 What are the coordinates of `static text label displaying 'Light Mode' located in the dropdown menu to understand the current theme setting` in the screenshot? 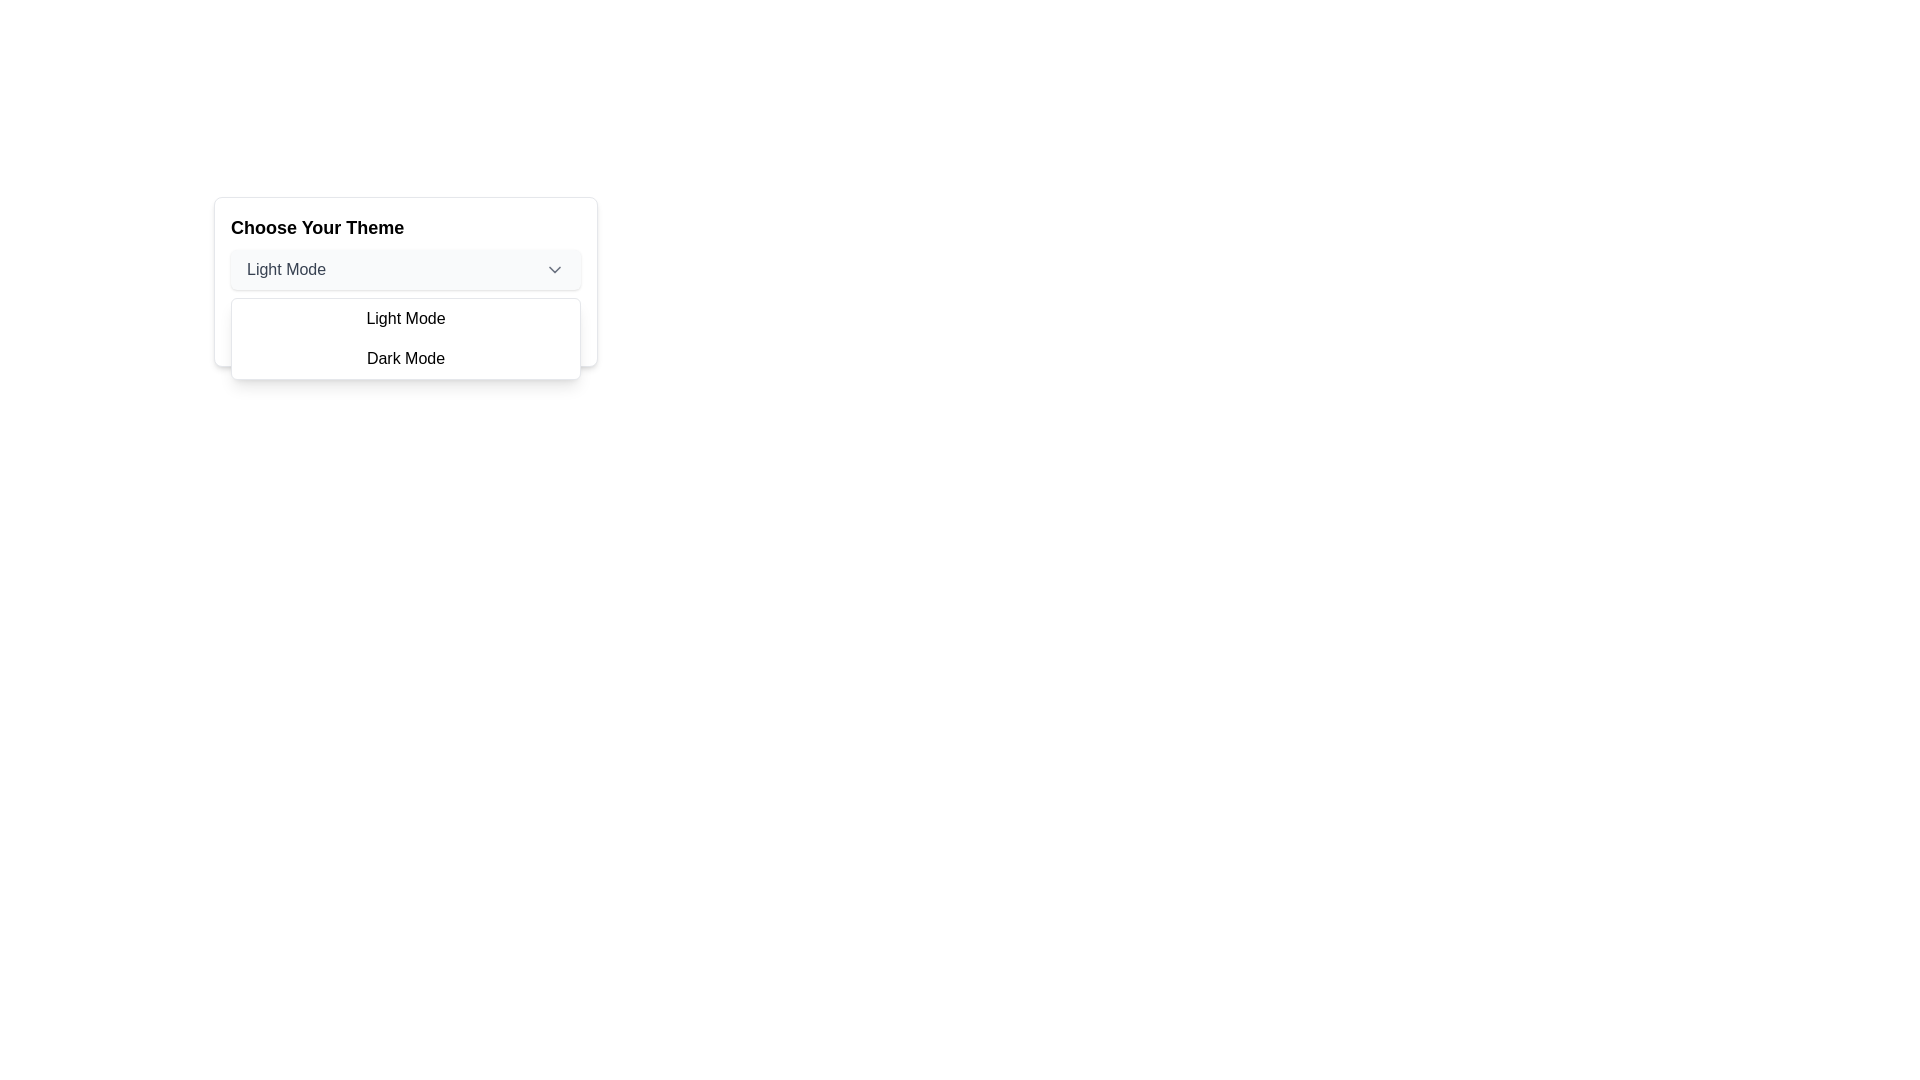 It's located at (285, 270).